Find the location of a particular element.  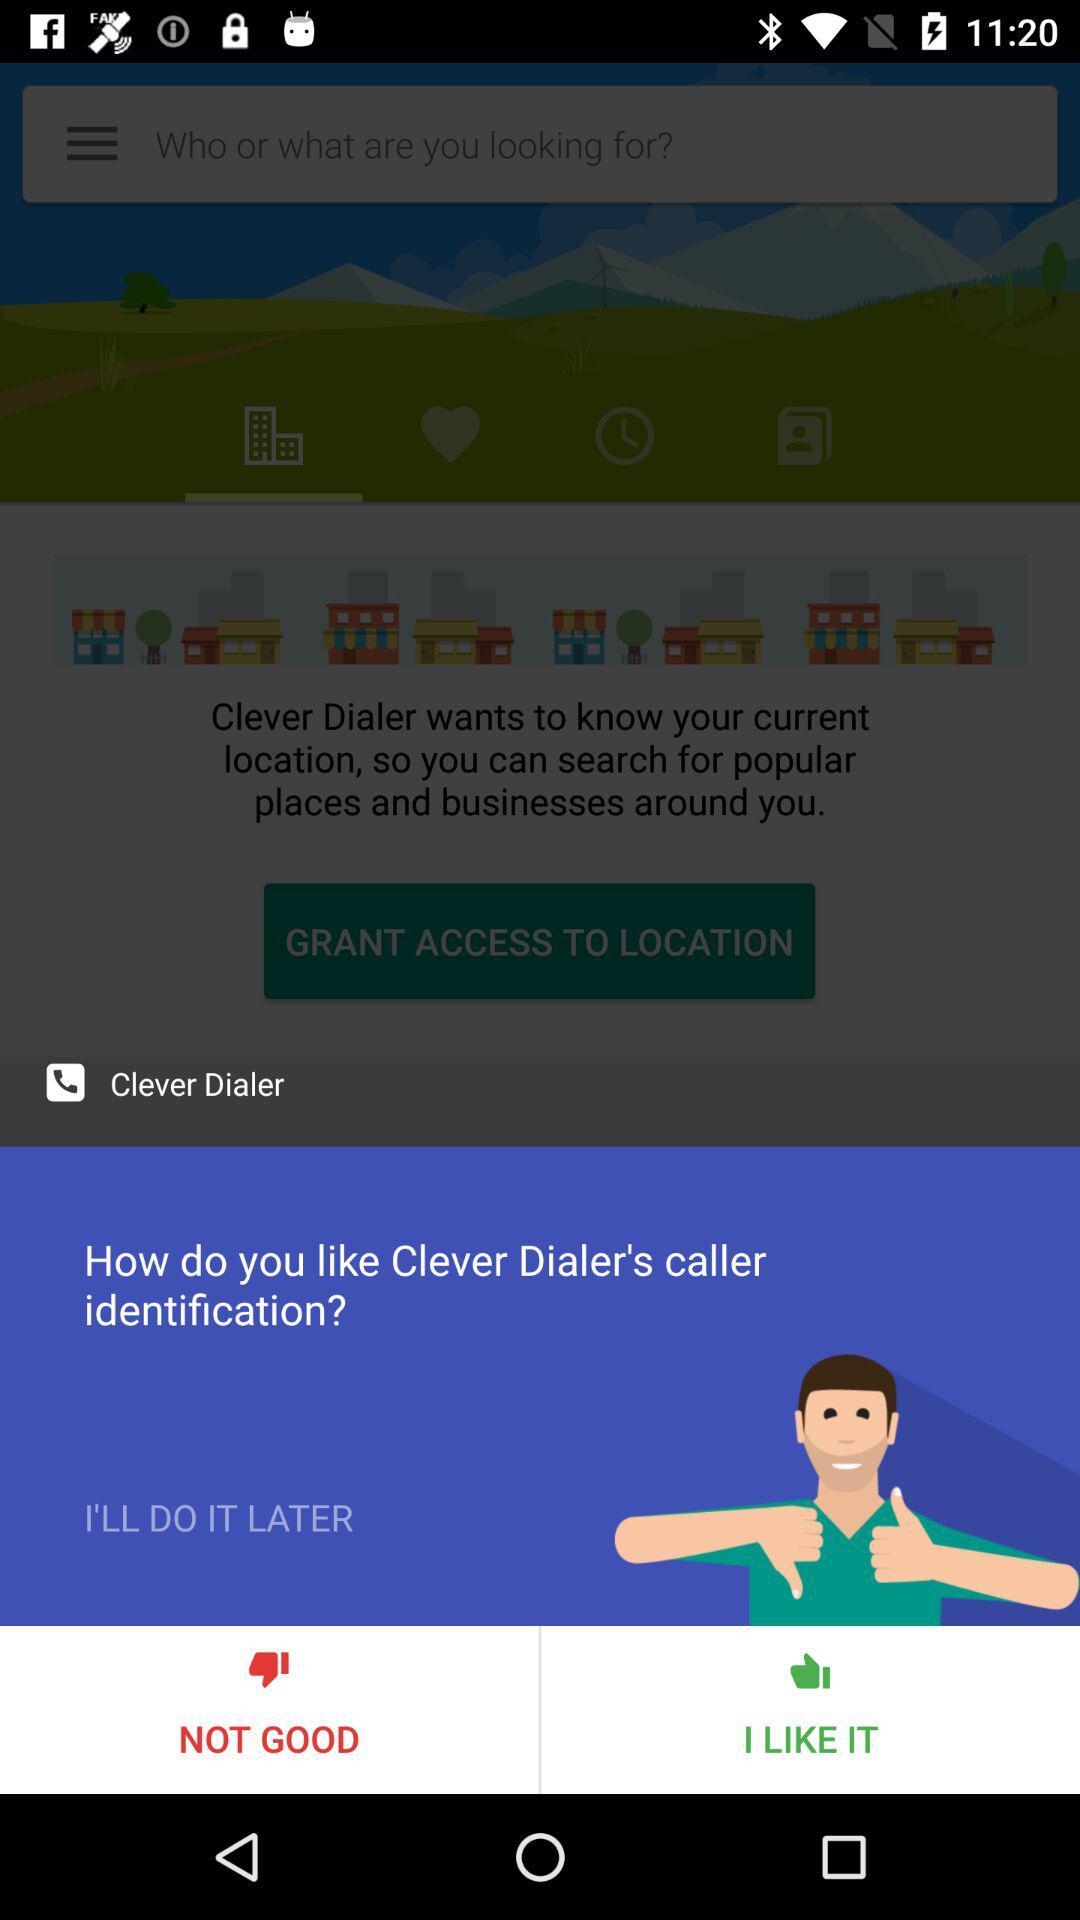

icon above the not good item is located at coordinates (218, 1558).